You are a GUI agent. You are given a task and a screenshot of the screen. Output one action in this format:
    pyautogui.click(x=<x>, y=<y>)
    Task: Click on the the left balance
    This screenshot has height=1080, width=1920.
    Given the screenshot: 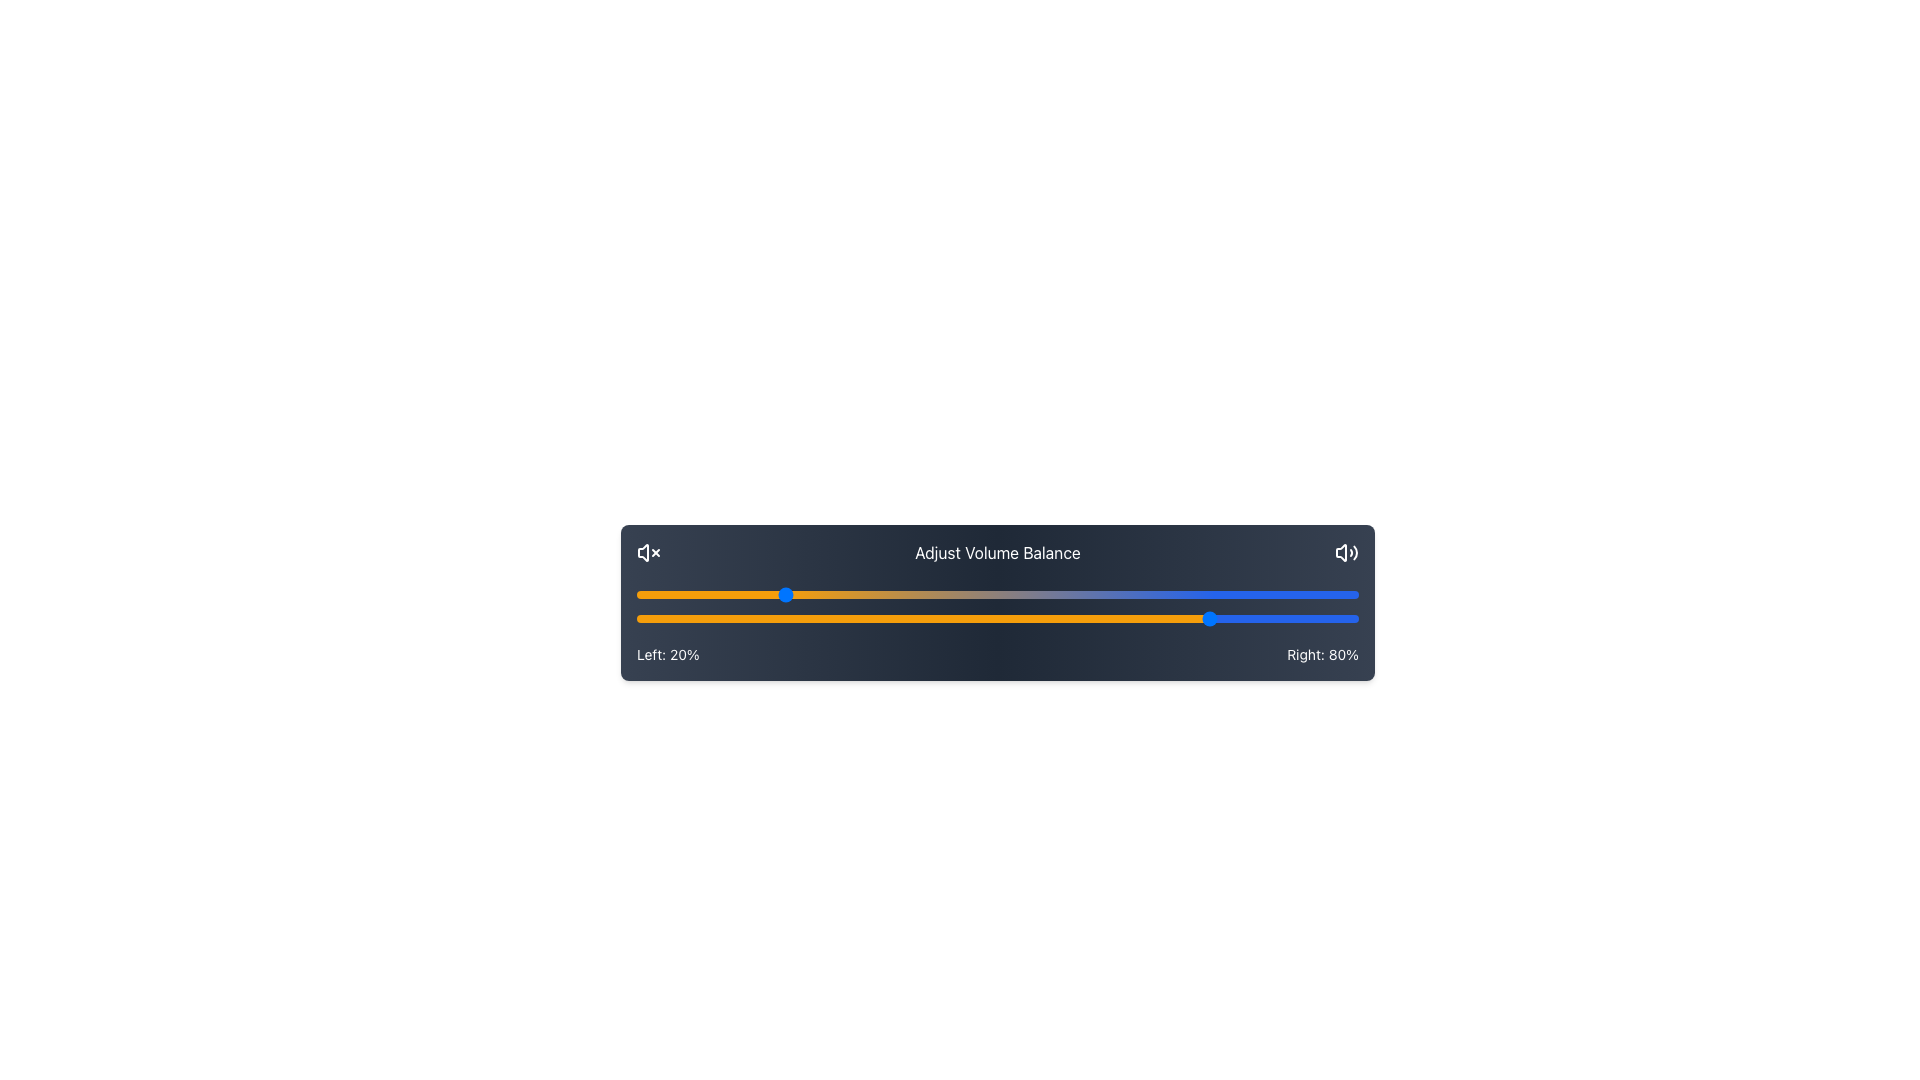 What is the action you would take?
    pyautogui.click(x=644, y=593)
    